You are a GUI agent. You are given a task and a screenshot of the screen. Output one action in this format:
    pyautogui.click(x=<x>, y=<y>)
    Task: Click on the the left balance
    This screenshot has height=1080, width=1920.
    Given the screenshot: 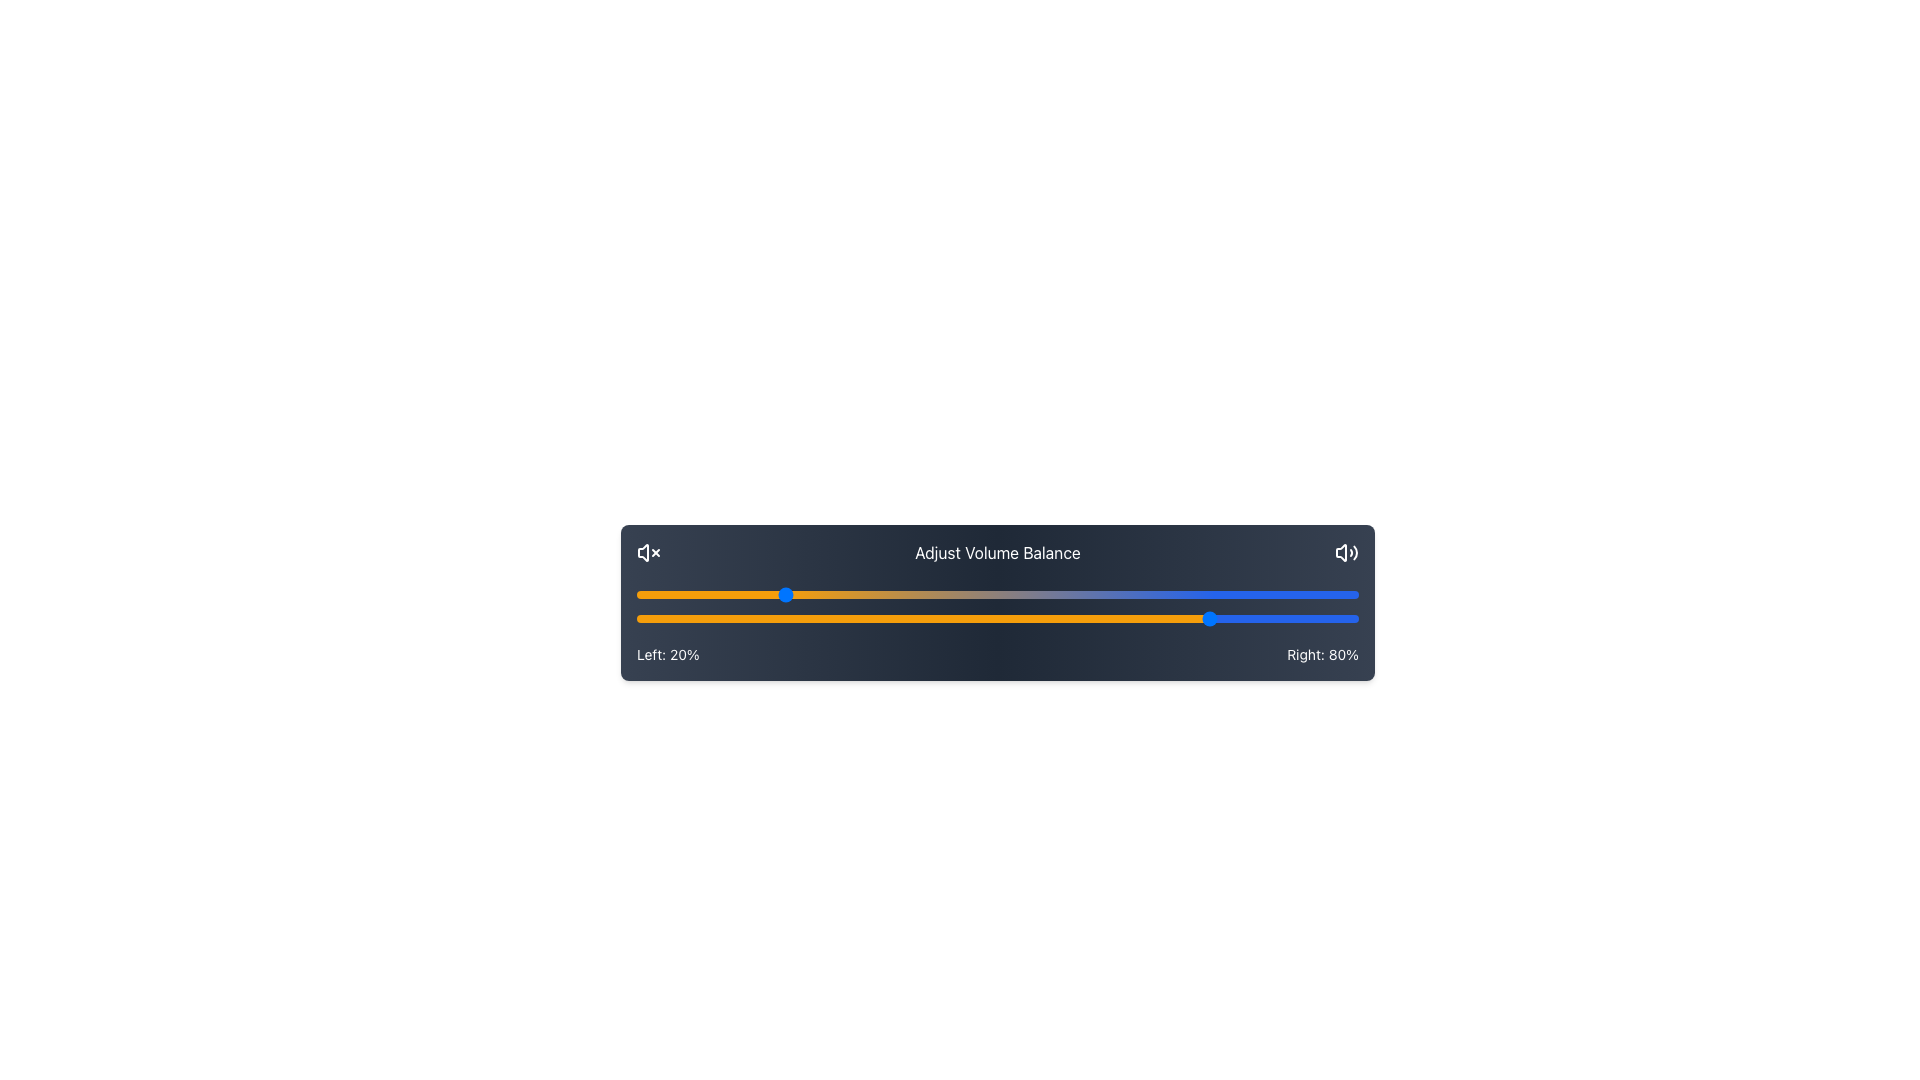 What is the action you would take?
    pyautogui.click(x=644, y=593)
    